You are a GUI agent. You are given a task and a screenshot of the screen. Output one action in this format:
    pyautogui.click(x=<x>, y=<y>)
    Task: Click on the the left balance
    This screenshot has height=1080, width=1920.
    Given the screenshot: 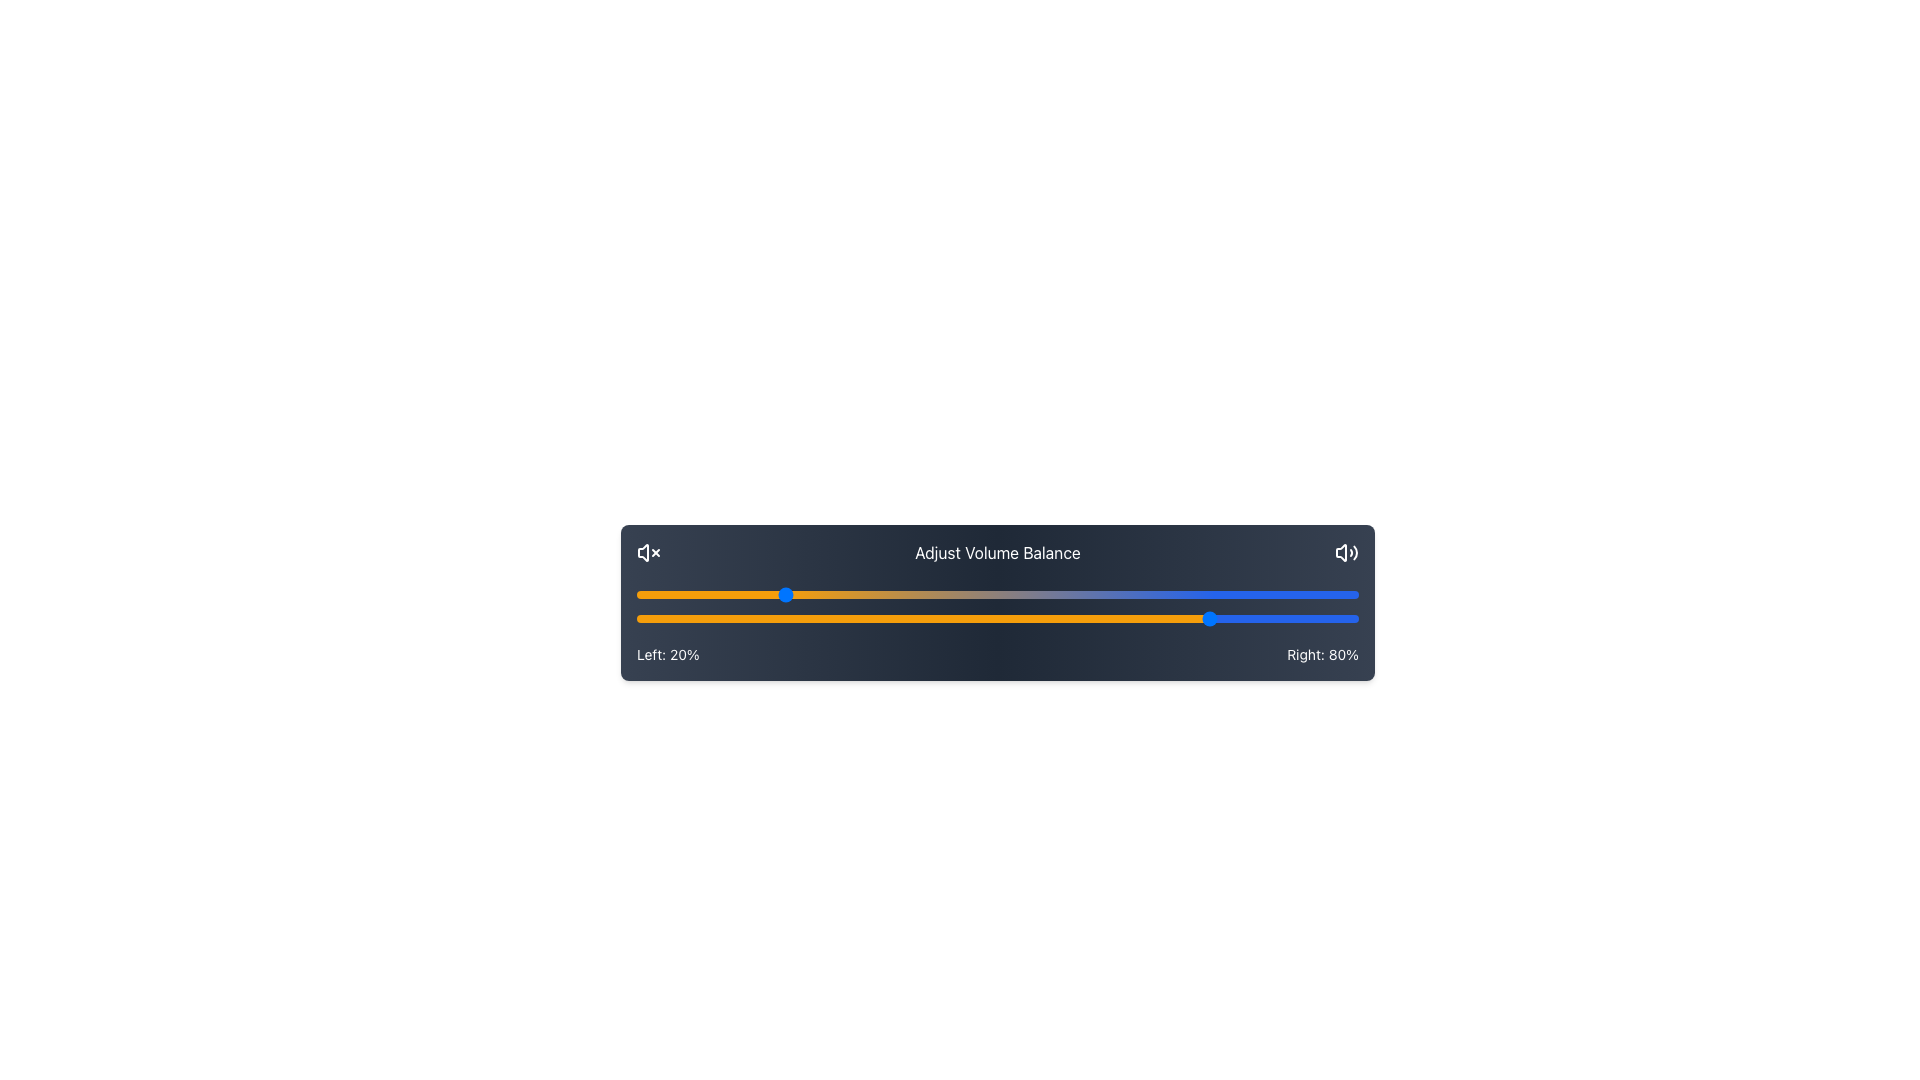 What is the action you would take?
    pyautogui.click(x=644, y=593)
    